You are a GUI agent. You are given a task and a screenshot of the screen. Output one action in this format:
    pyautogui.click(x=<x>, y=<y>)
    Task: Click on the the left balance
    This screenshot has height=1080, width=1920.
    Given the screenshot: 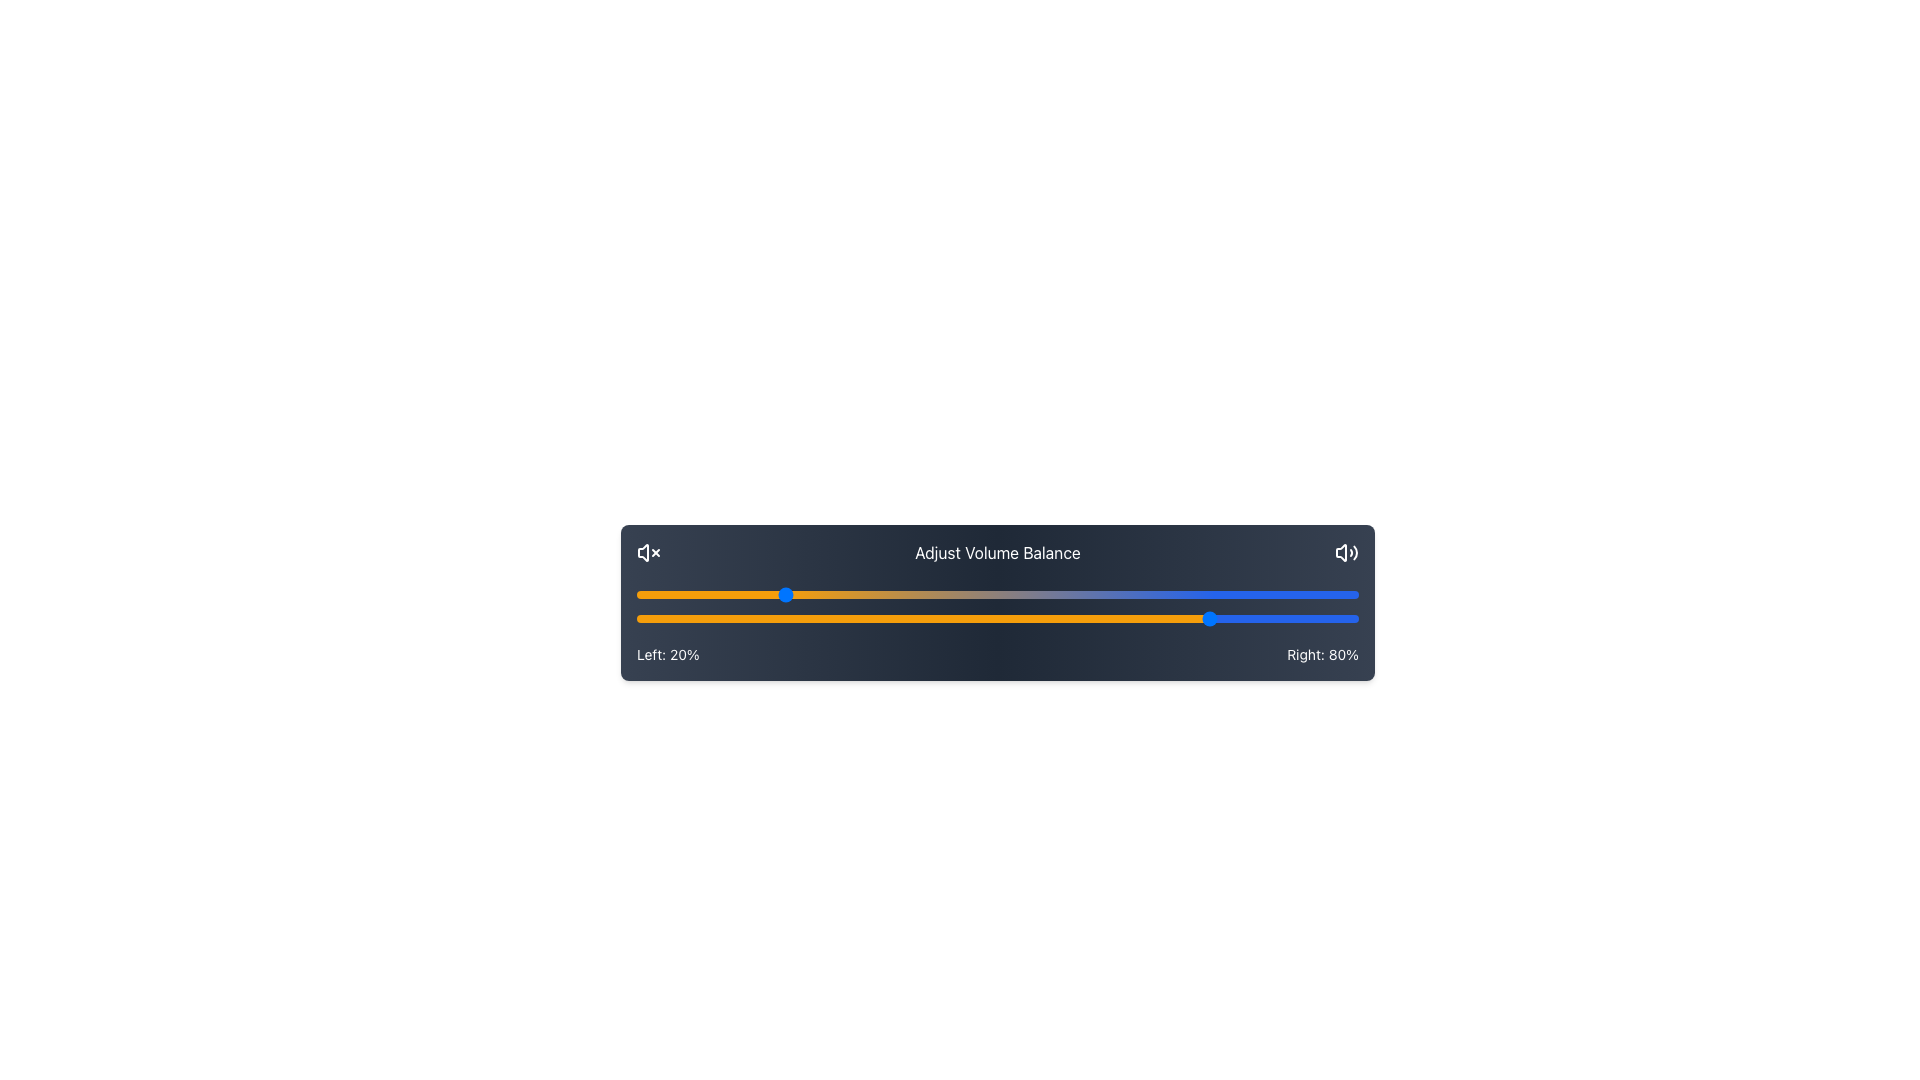 What is the action you would take?
    pyautogui.click(x=644, y=593)
    